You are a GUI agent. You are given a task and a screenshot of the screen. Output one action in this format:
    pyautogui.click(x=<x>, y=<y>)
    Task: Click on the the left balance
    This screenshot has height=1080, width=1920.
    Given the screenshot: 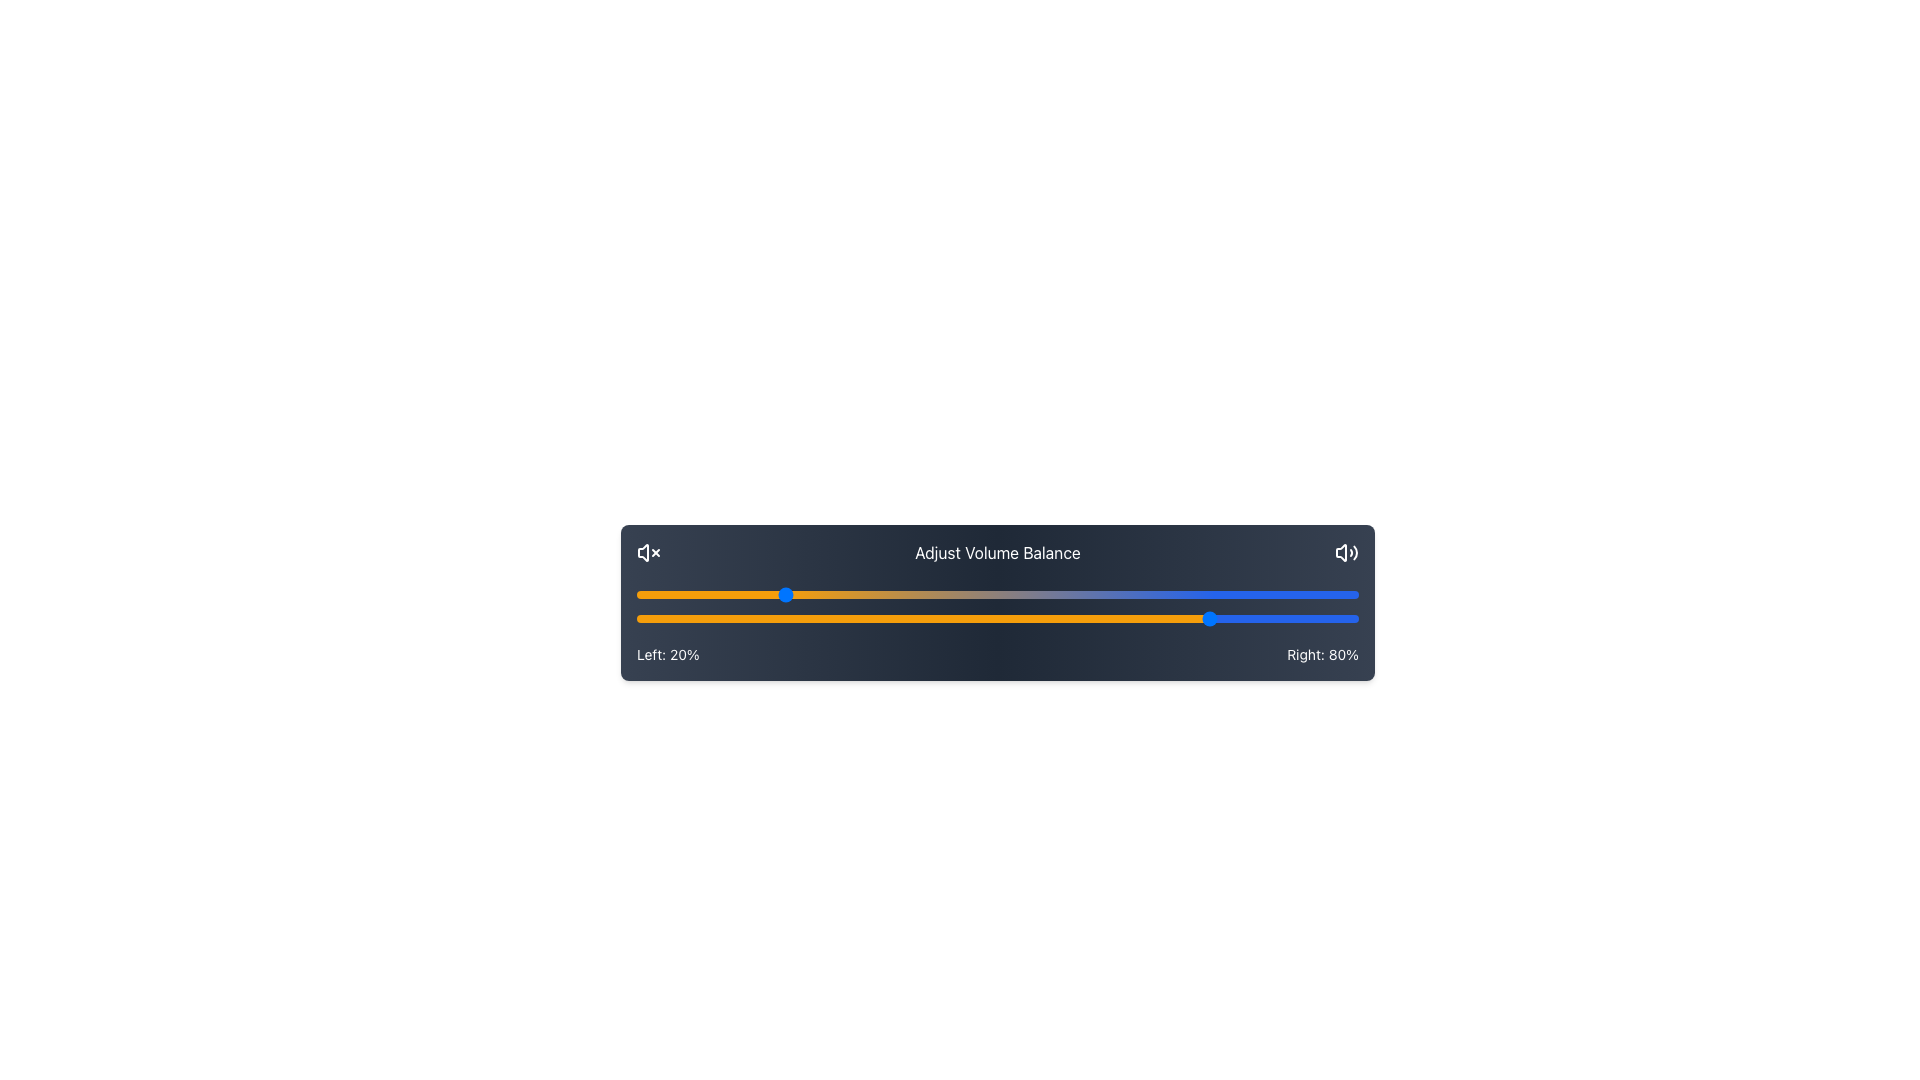 What is the action you would take?
    pyautogui.click(x=644, y=593)
    